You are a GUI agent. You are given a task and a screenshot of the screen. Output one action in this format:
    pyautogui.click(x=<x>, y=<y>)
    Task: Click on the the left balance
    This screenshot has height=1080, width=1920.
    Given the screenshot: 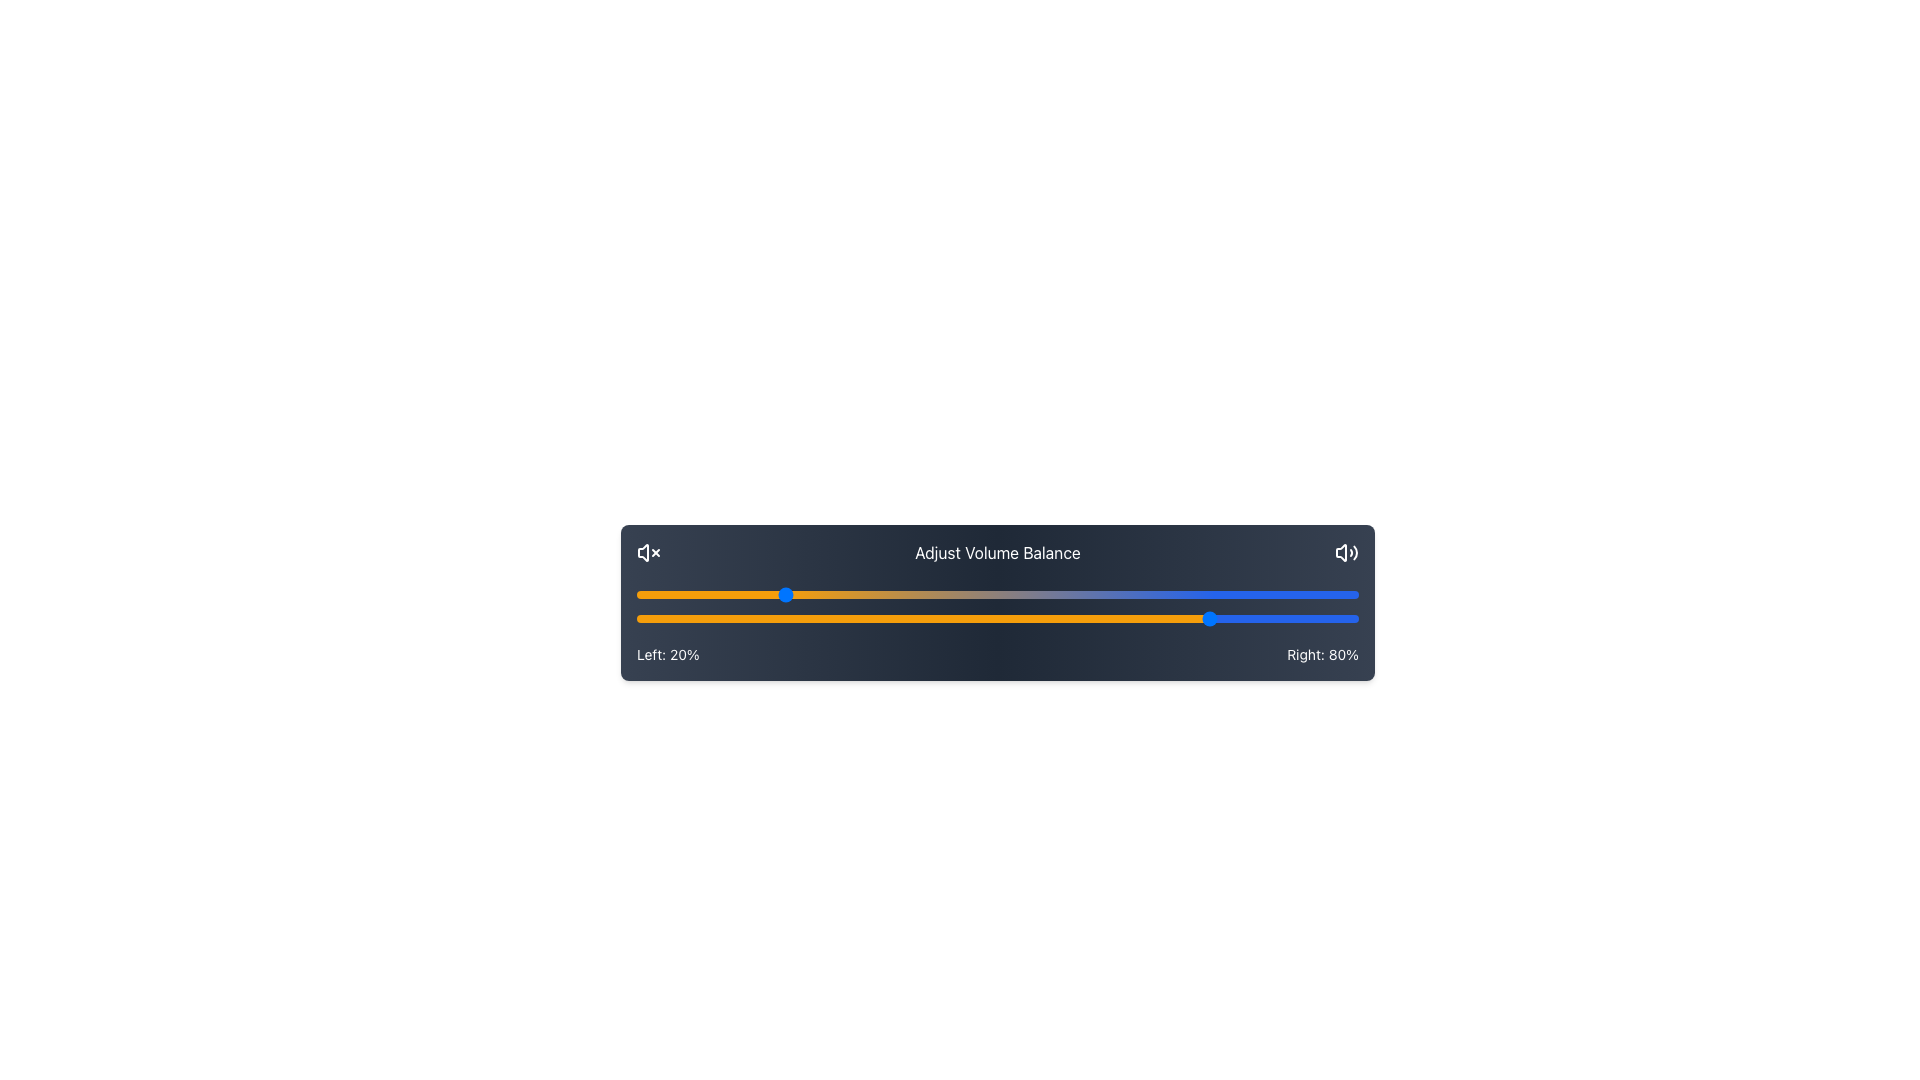 What is the action you would take?
    pyautogui.click(x=644, y=593)
    